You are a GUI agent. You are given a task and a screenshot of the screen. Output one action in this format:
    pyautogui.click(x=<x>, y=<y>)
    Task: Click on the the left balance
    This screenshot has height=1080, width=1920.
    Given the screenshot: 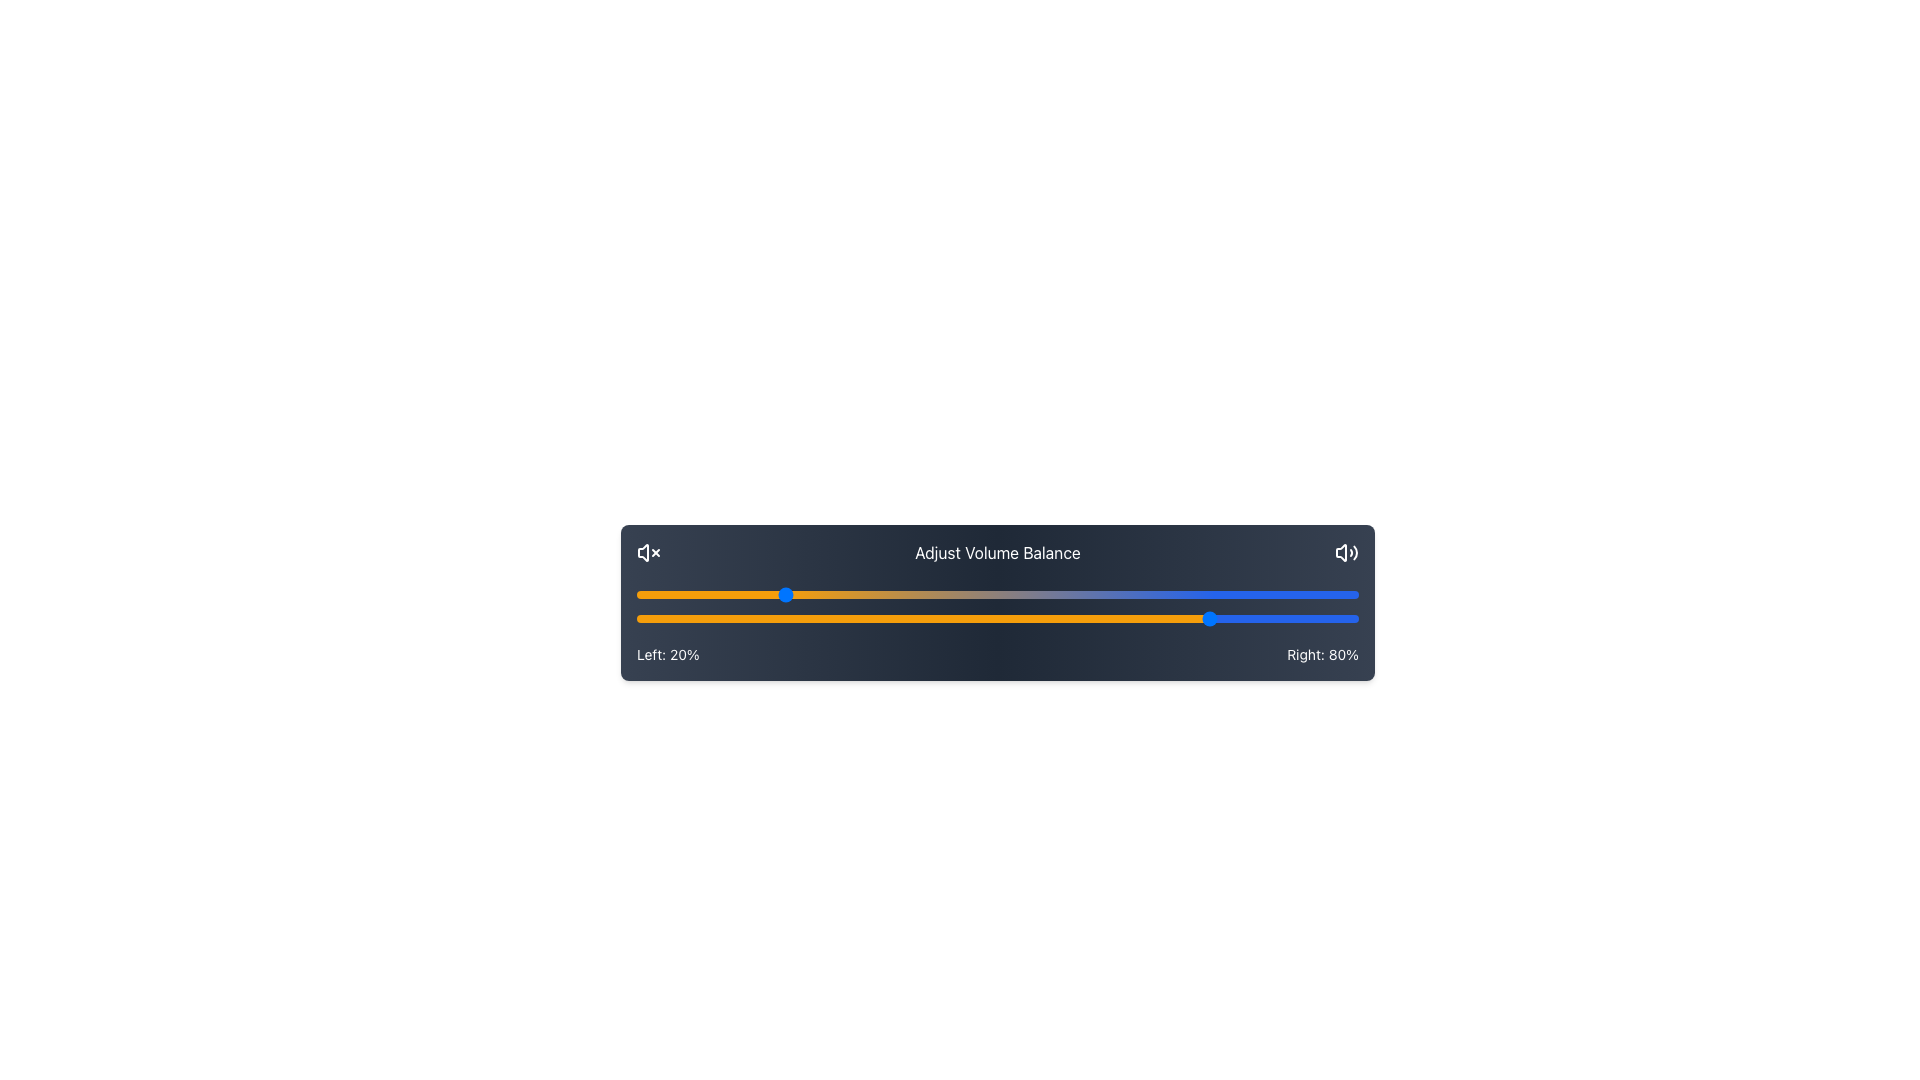 What is the action you would take?
    pyautogui.click(x=644, y=593)
    